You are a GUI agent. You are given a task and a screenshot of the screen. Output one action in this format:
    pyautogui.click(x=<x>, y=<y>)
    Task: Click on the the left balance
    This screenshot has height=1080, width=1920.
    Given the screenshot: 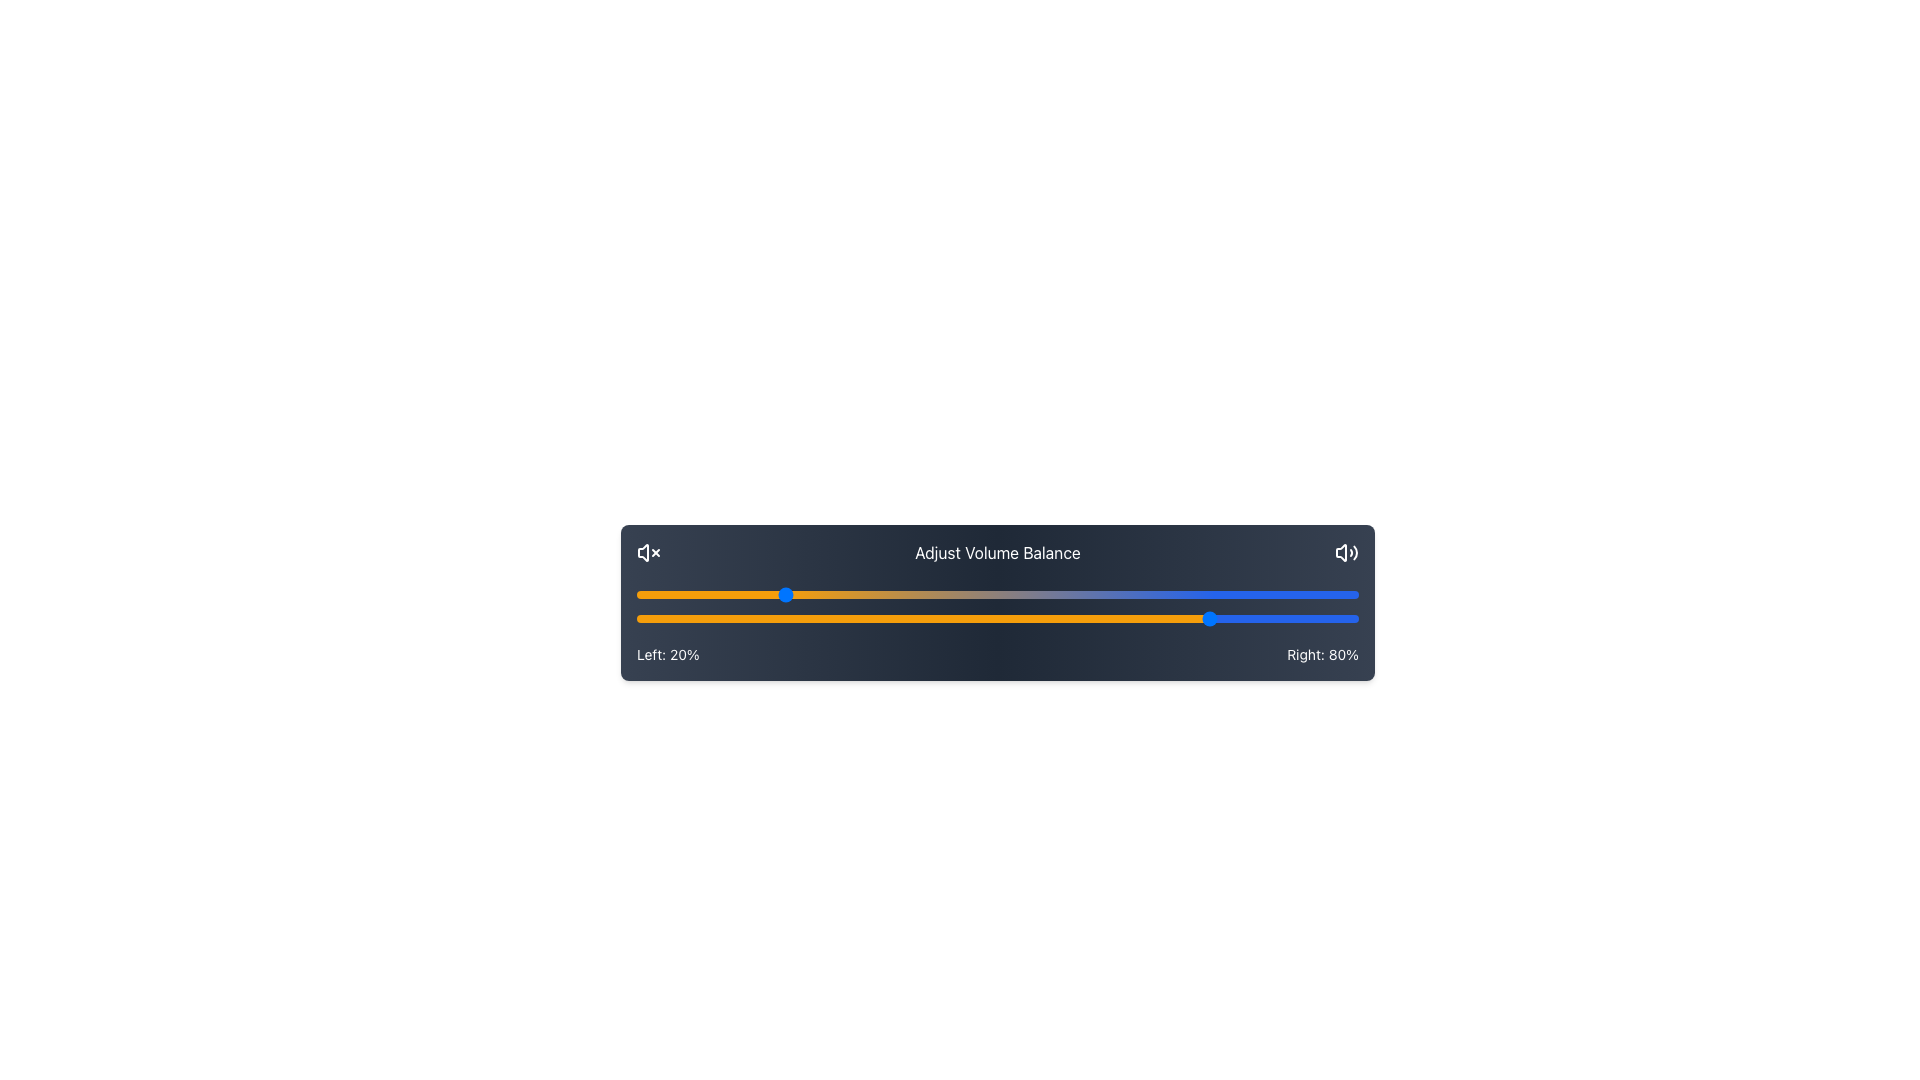 What is the action you would take?
    pyautogui.click(x=644, y=593)
    